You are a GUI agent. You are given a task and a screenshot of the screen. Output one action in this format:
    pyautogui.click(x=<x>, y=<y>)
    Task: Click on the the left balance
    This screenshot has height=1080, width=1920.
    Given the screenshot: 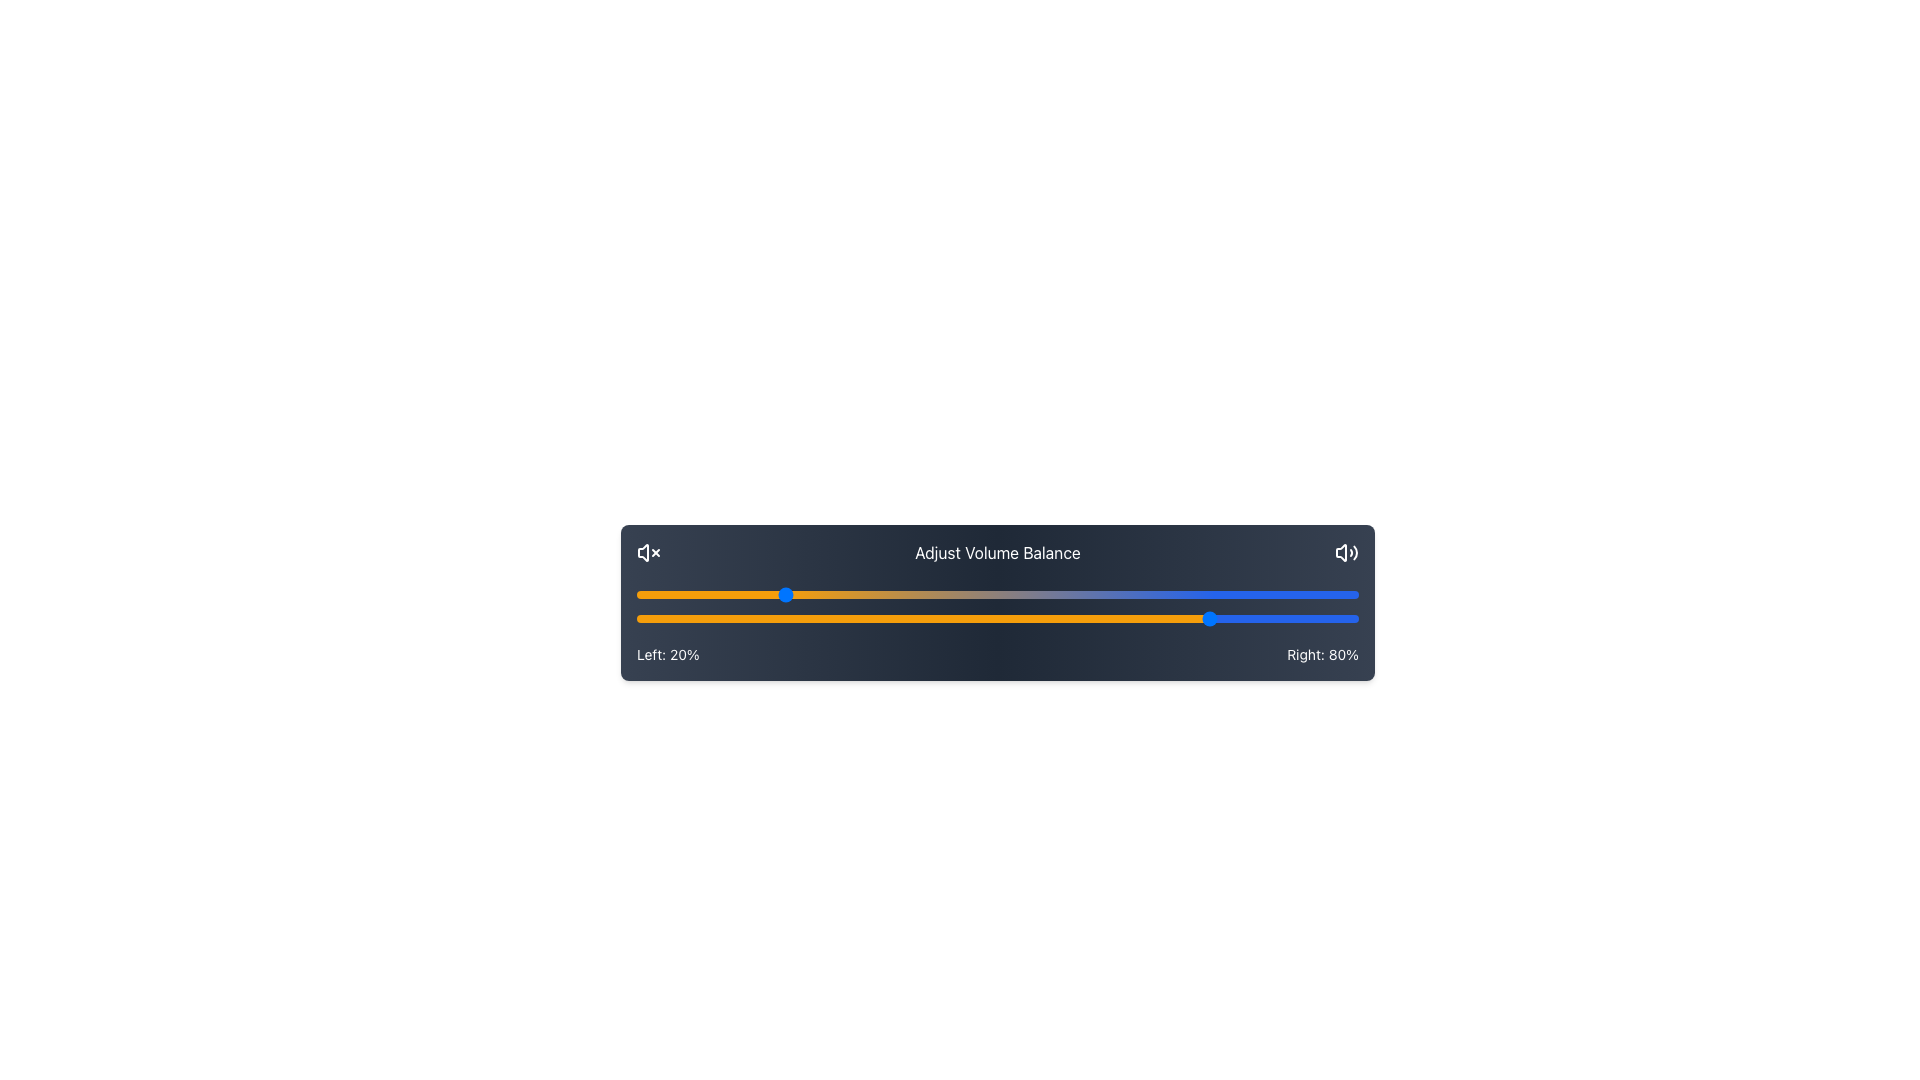 What is the action you would take?
    pyautogui.click(x=644, y=593)
    